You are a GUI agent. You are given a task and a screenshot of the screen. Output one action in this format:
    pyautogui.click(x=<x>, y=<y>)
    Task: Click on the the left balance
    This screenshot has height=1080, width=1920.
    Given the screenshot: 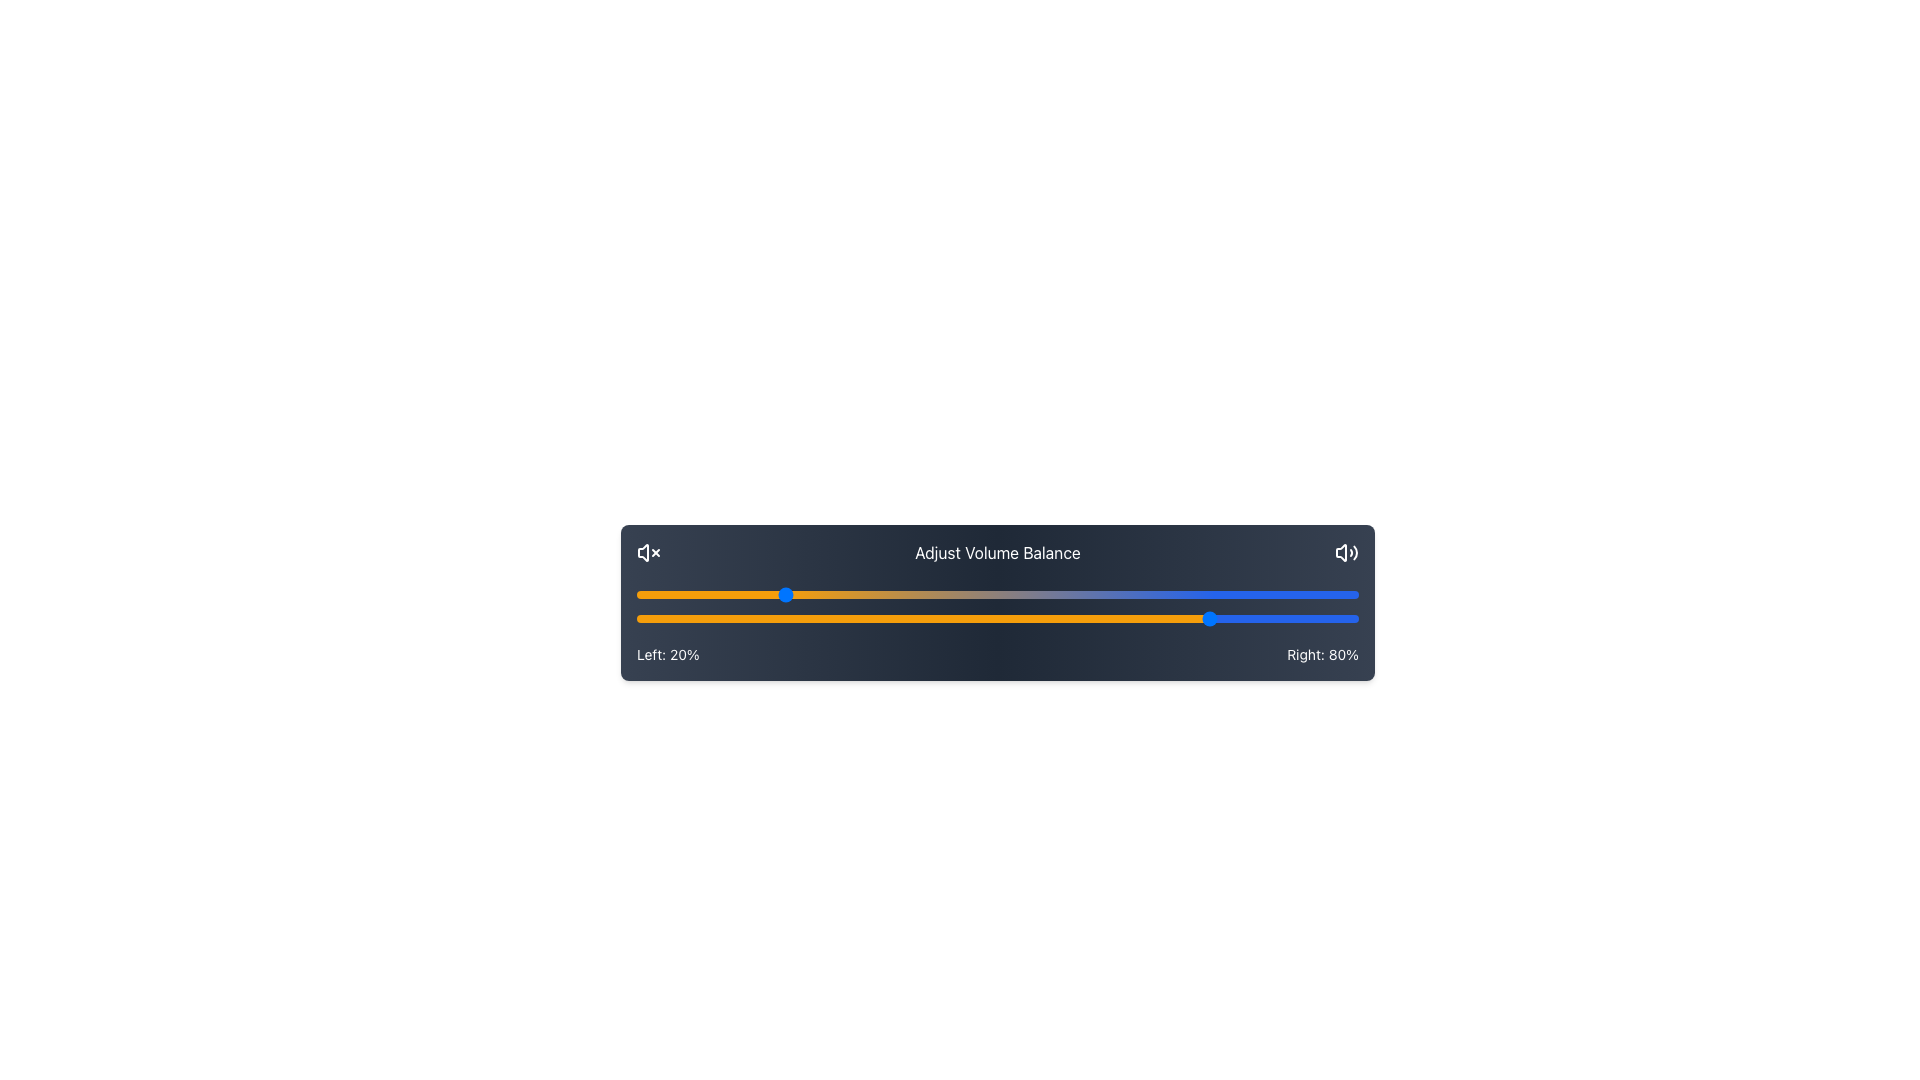 What is the action you would take?
    pyautogui.click(x=644, y=593)
    